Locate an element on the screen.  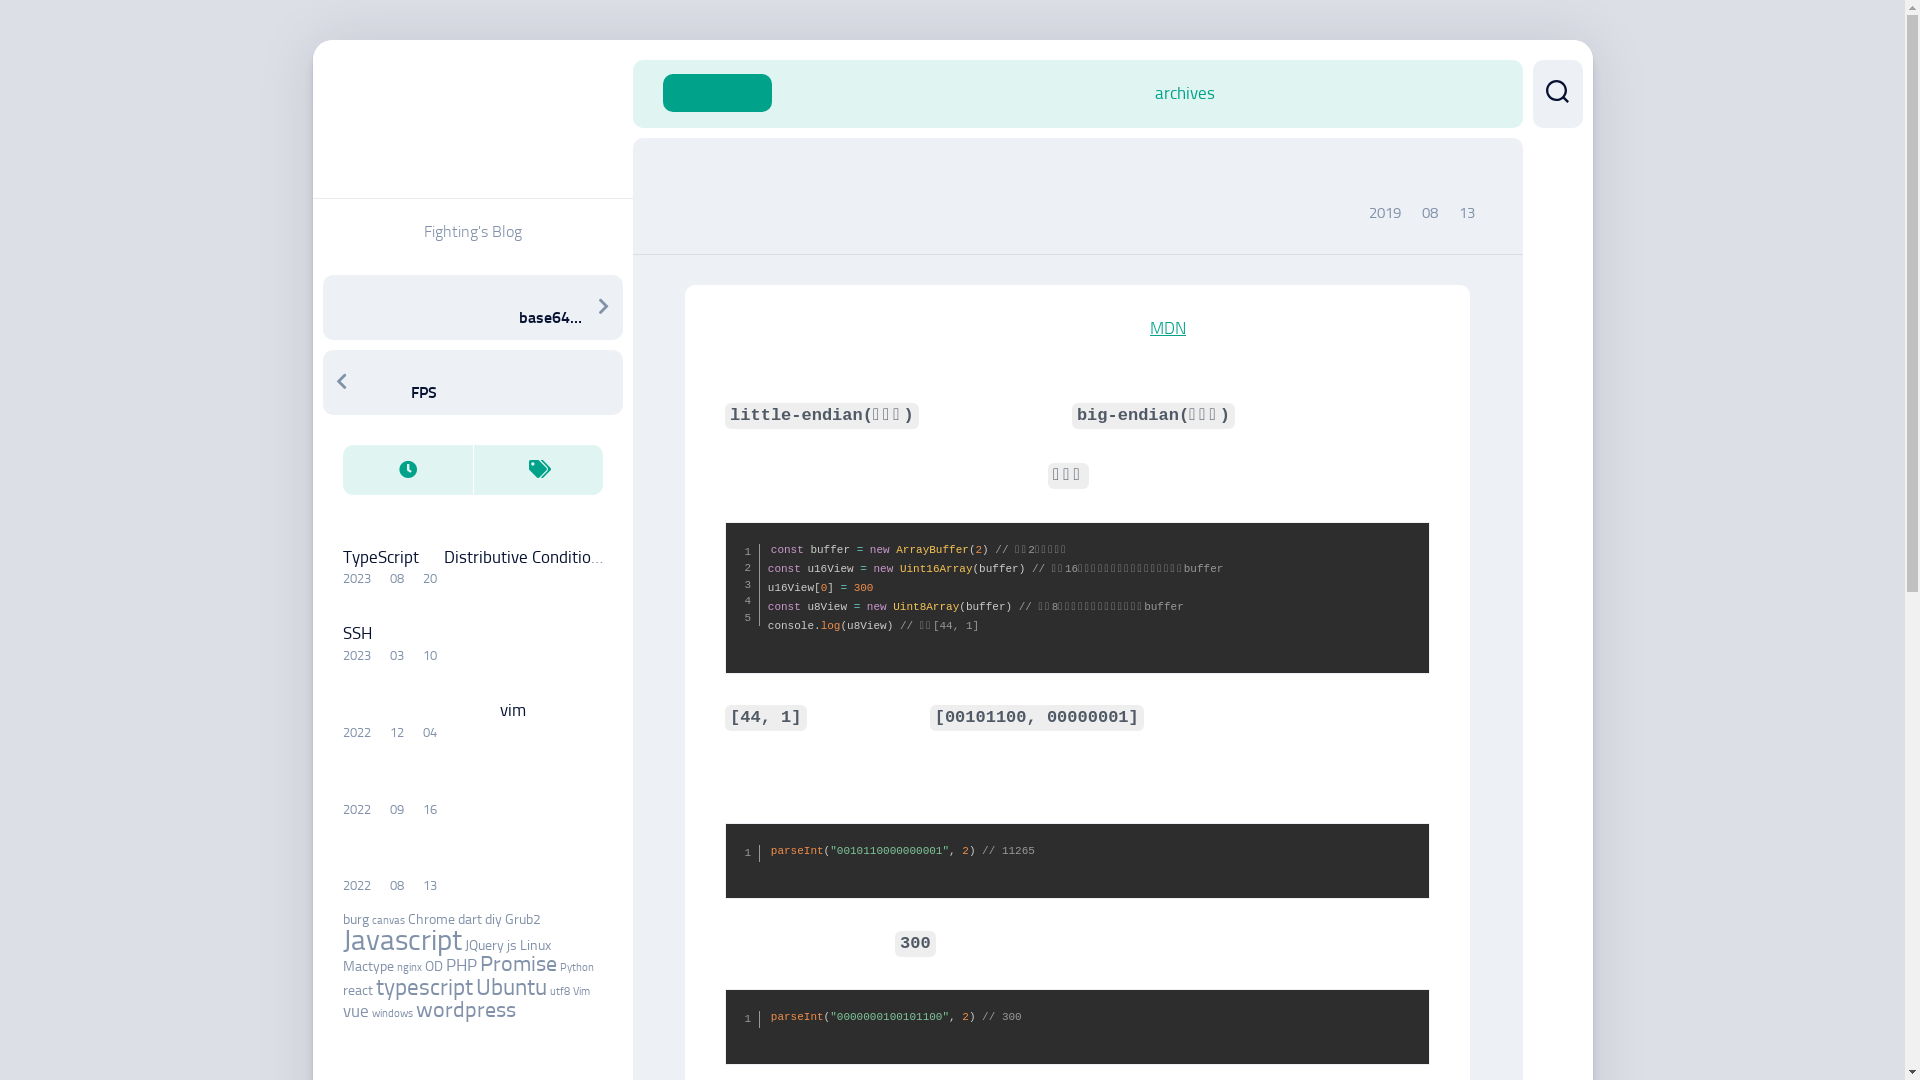
'Linux' is located at coordinates (535, 945).